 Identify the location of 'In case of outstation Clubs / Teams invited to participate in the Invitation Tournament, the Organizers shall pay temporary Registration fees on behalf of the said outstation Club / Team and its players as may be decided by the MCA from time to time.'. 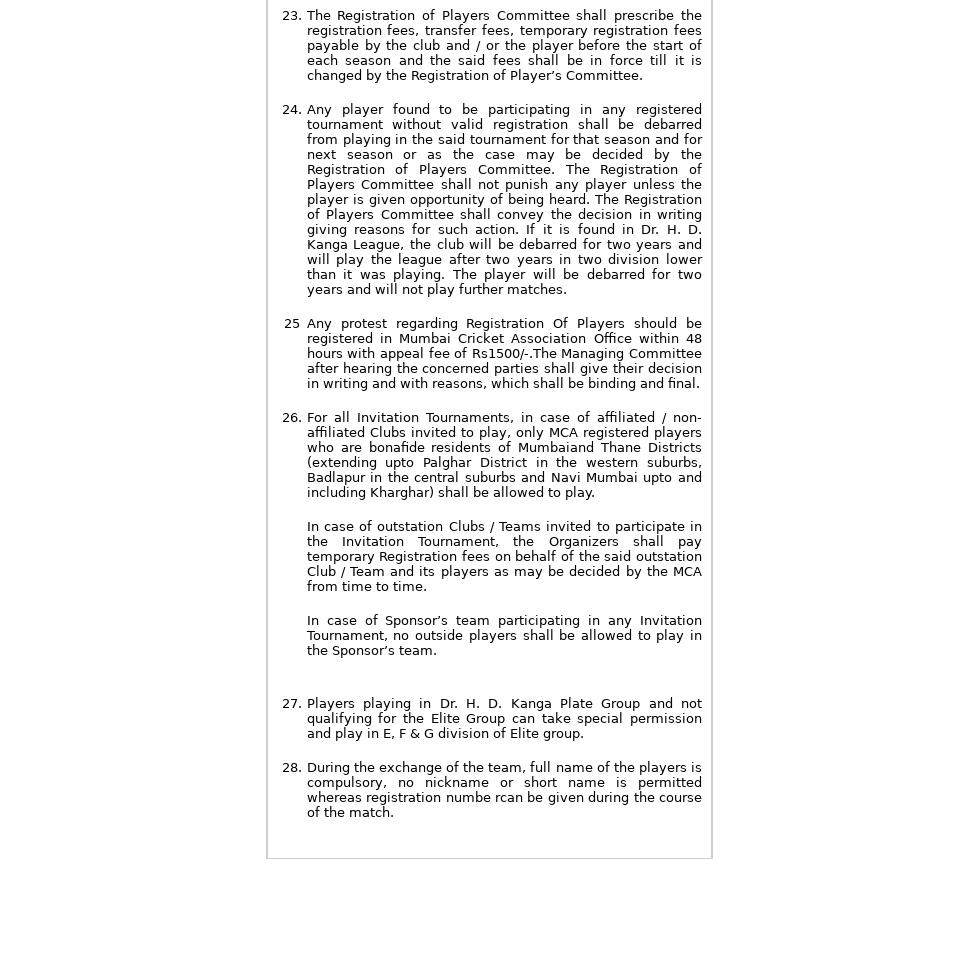
(305, 556).